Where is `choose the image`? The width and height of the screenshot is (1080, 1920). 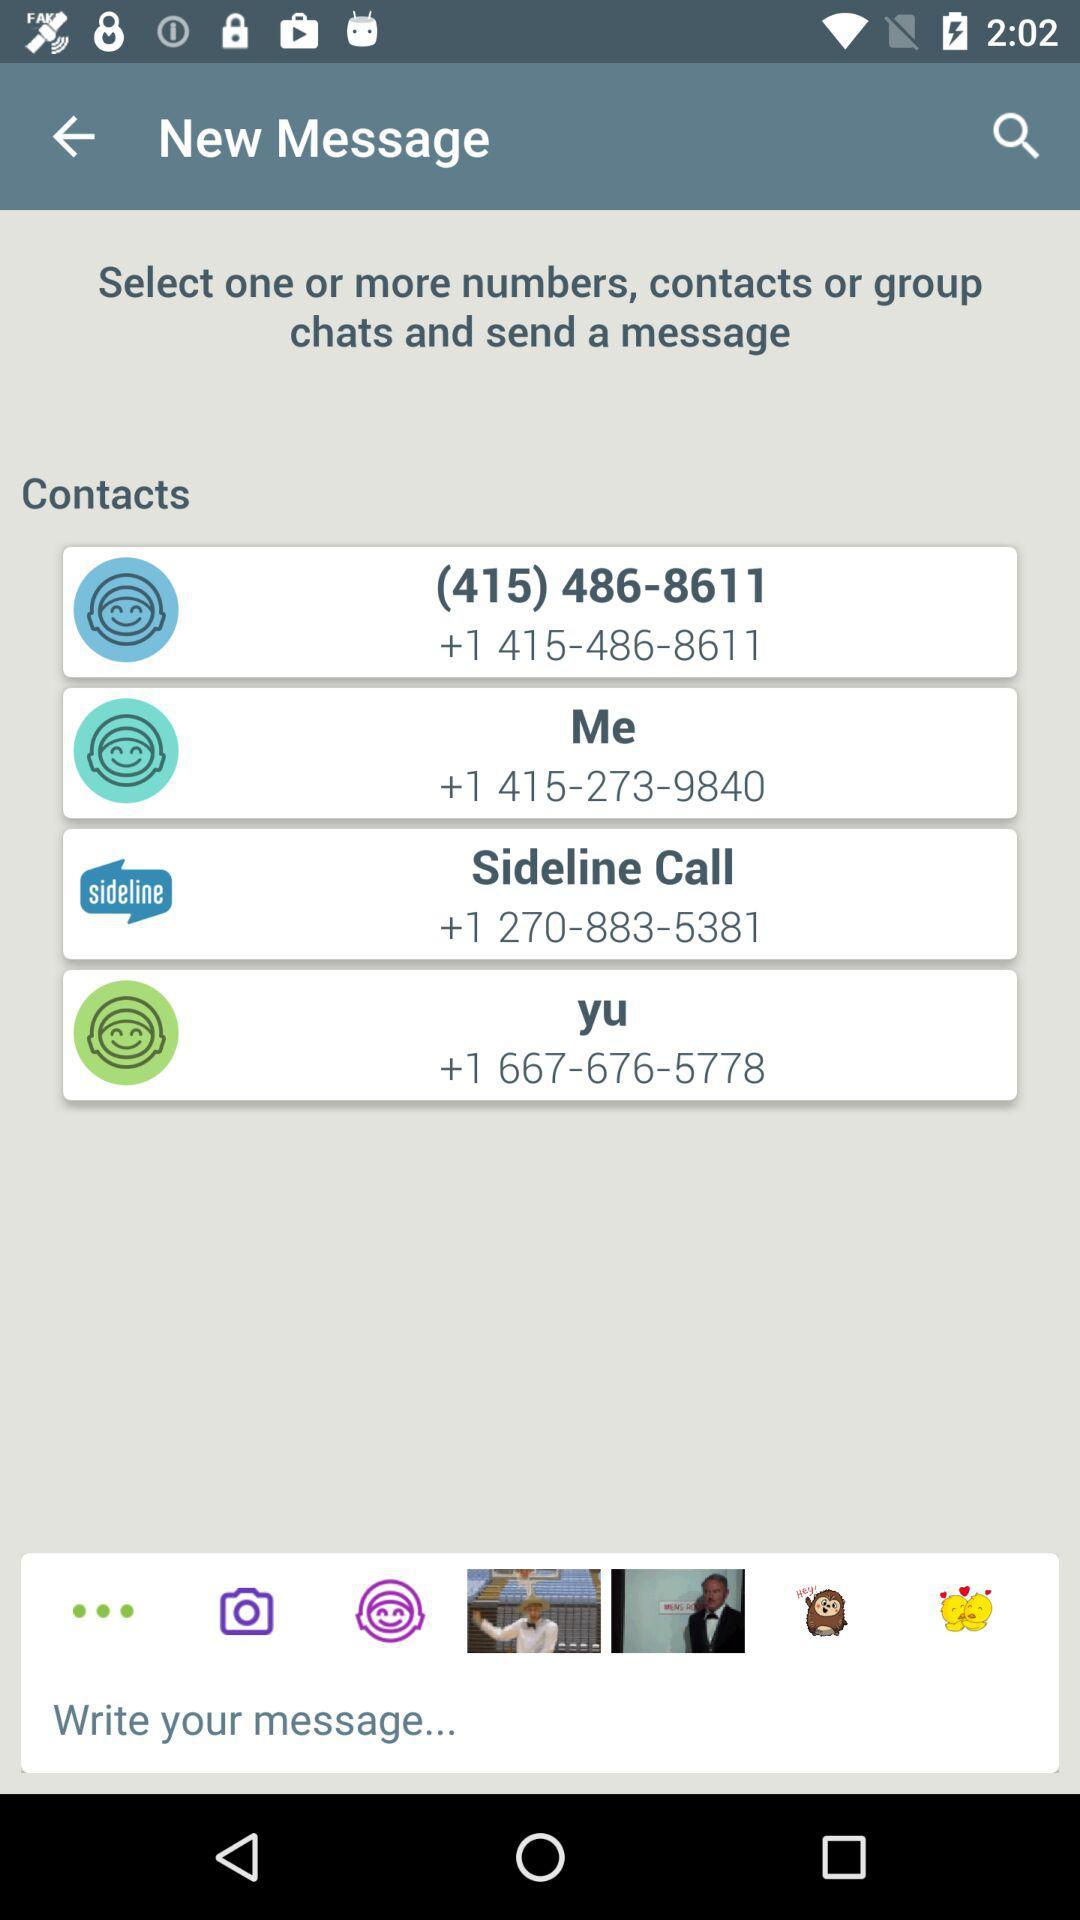 choose the image is located at coordinates (532, 1611).